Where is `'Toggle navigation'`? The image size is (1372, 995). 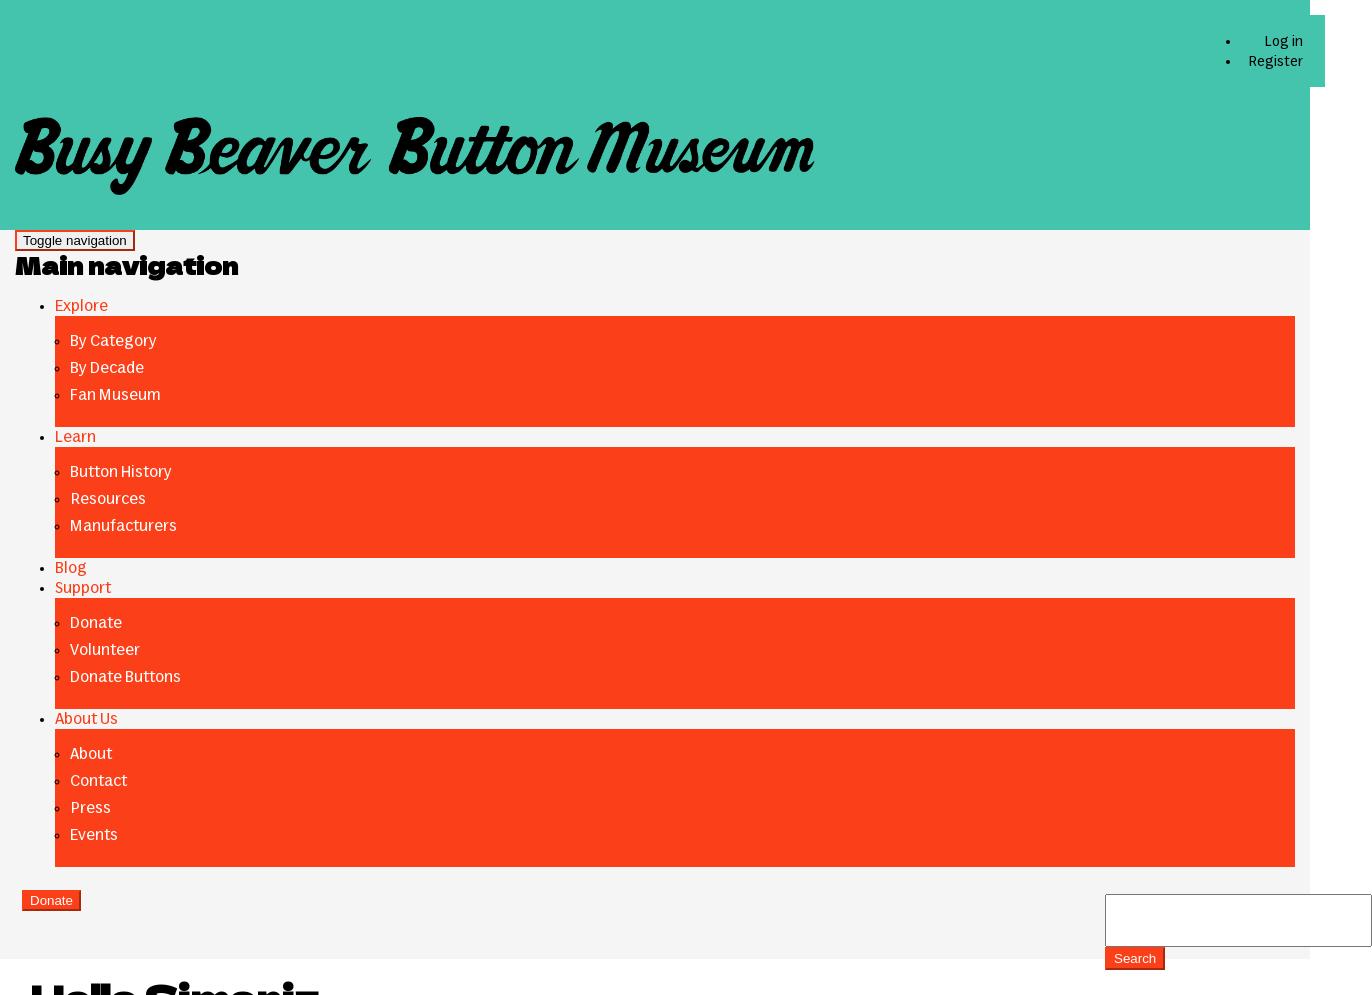
'Toggle navigation' is located at coordinates (74, 239).